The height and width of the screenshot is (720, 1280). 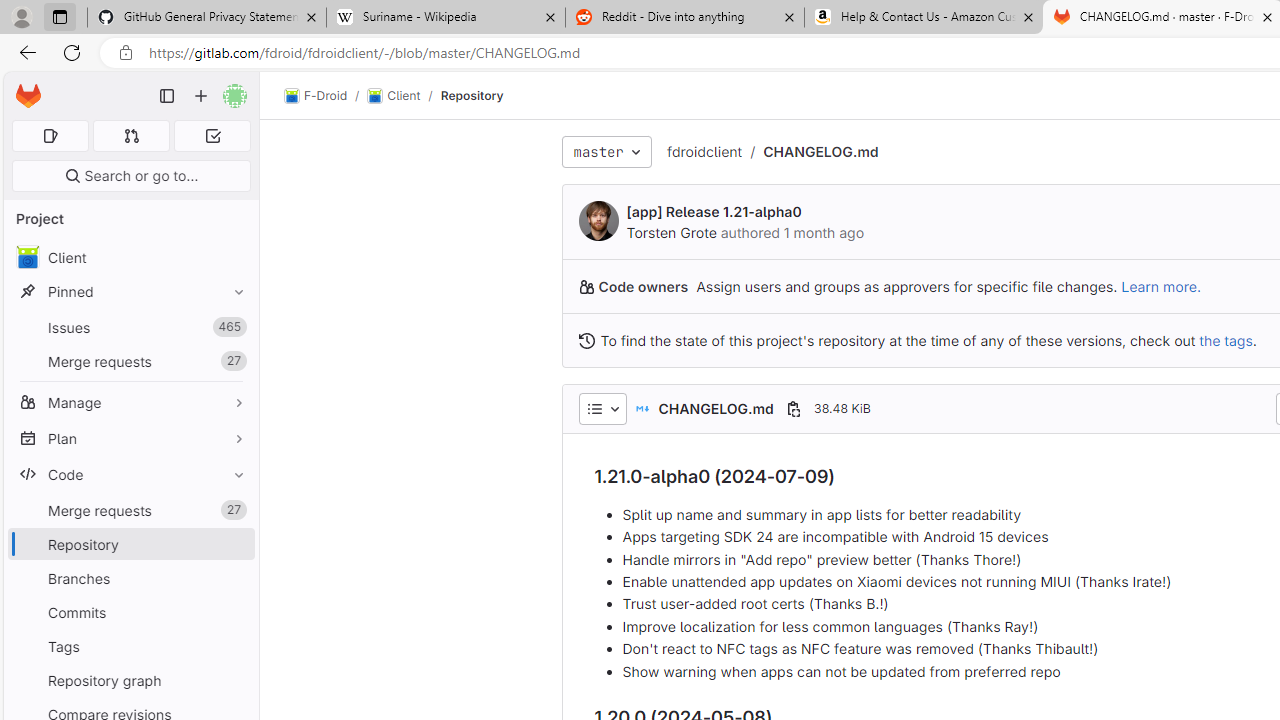 I want to click on 'Client', so click(x=394, y=96).